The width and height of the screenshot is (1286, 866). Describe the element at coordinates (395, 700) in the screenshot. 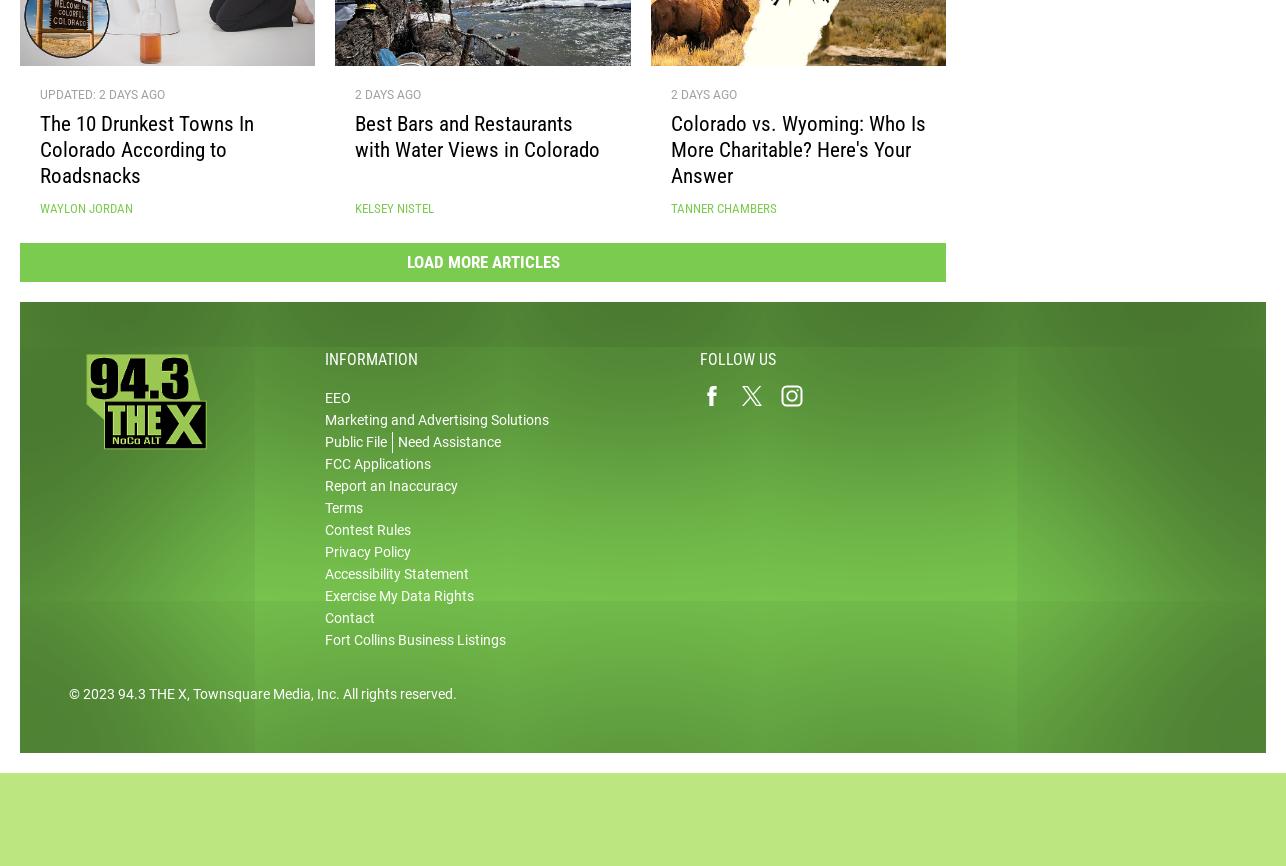

I see `'. All rights reserved.'` at that location.